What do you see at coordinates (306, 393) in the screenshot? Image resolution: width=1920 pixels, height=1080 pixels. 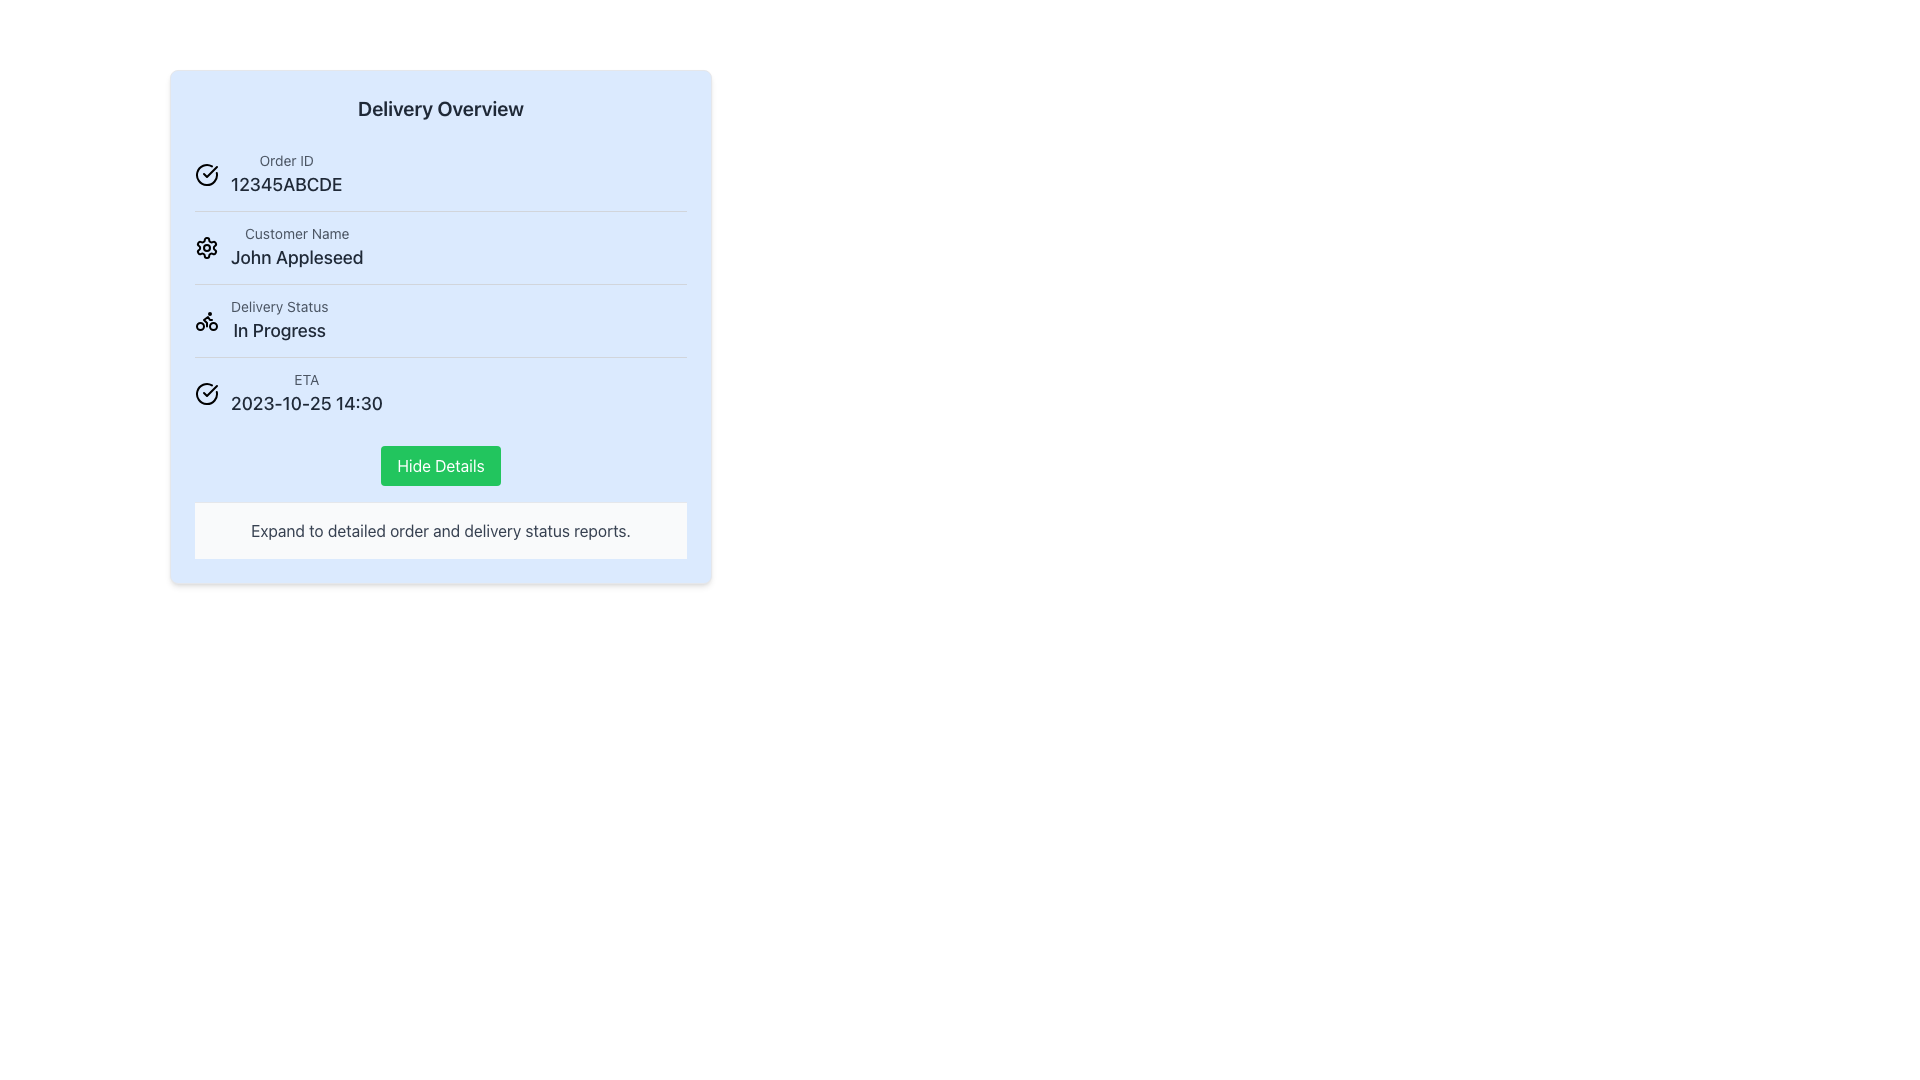 I see `the ETA Text block located in the bottom part of the 'Delivery Overview' card, which is the fourth section in a vertically arranged list of items, to interact with the associated section` at bounding box center [306, 393].